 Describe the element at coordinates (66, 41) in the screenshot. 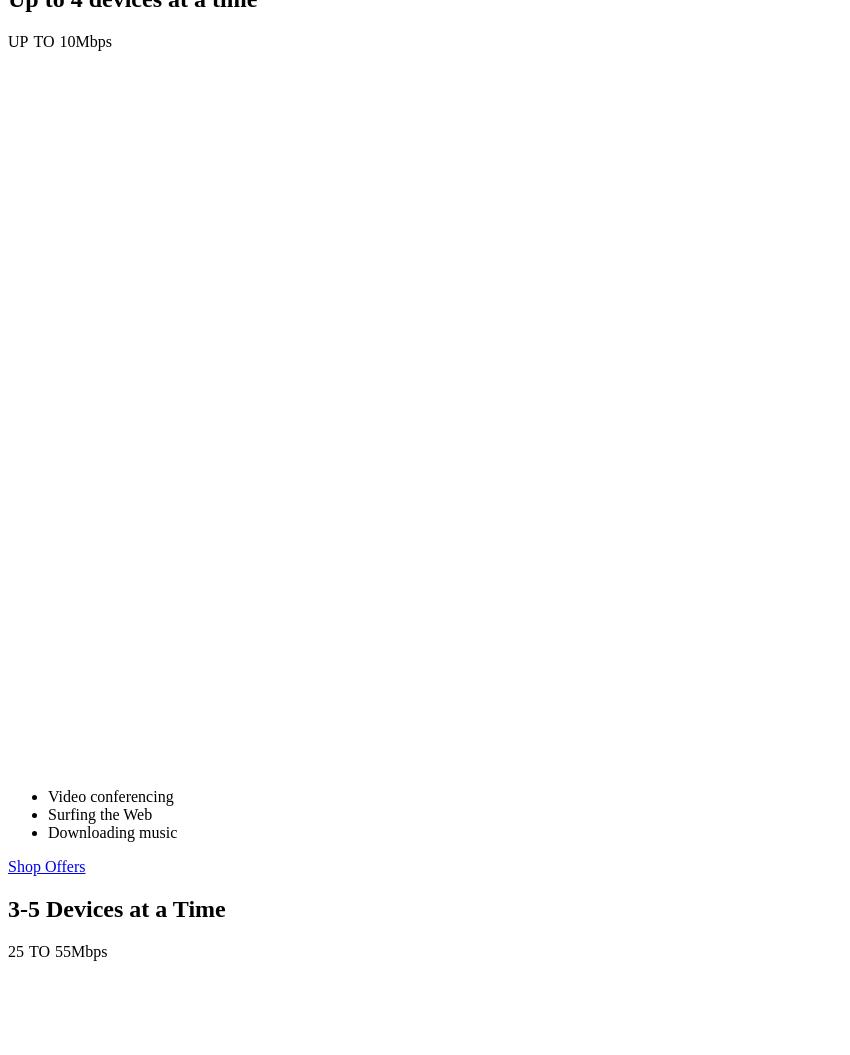

I see `'10'` at that location.